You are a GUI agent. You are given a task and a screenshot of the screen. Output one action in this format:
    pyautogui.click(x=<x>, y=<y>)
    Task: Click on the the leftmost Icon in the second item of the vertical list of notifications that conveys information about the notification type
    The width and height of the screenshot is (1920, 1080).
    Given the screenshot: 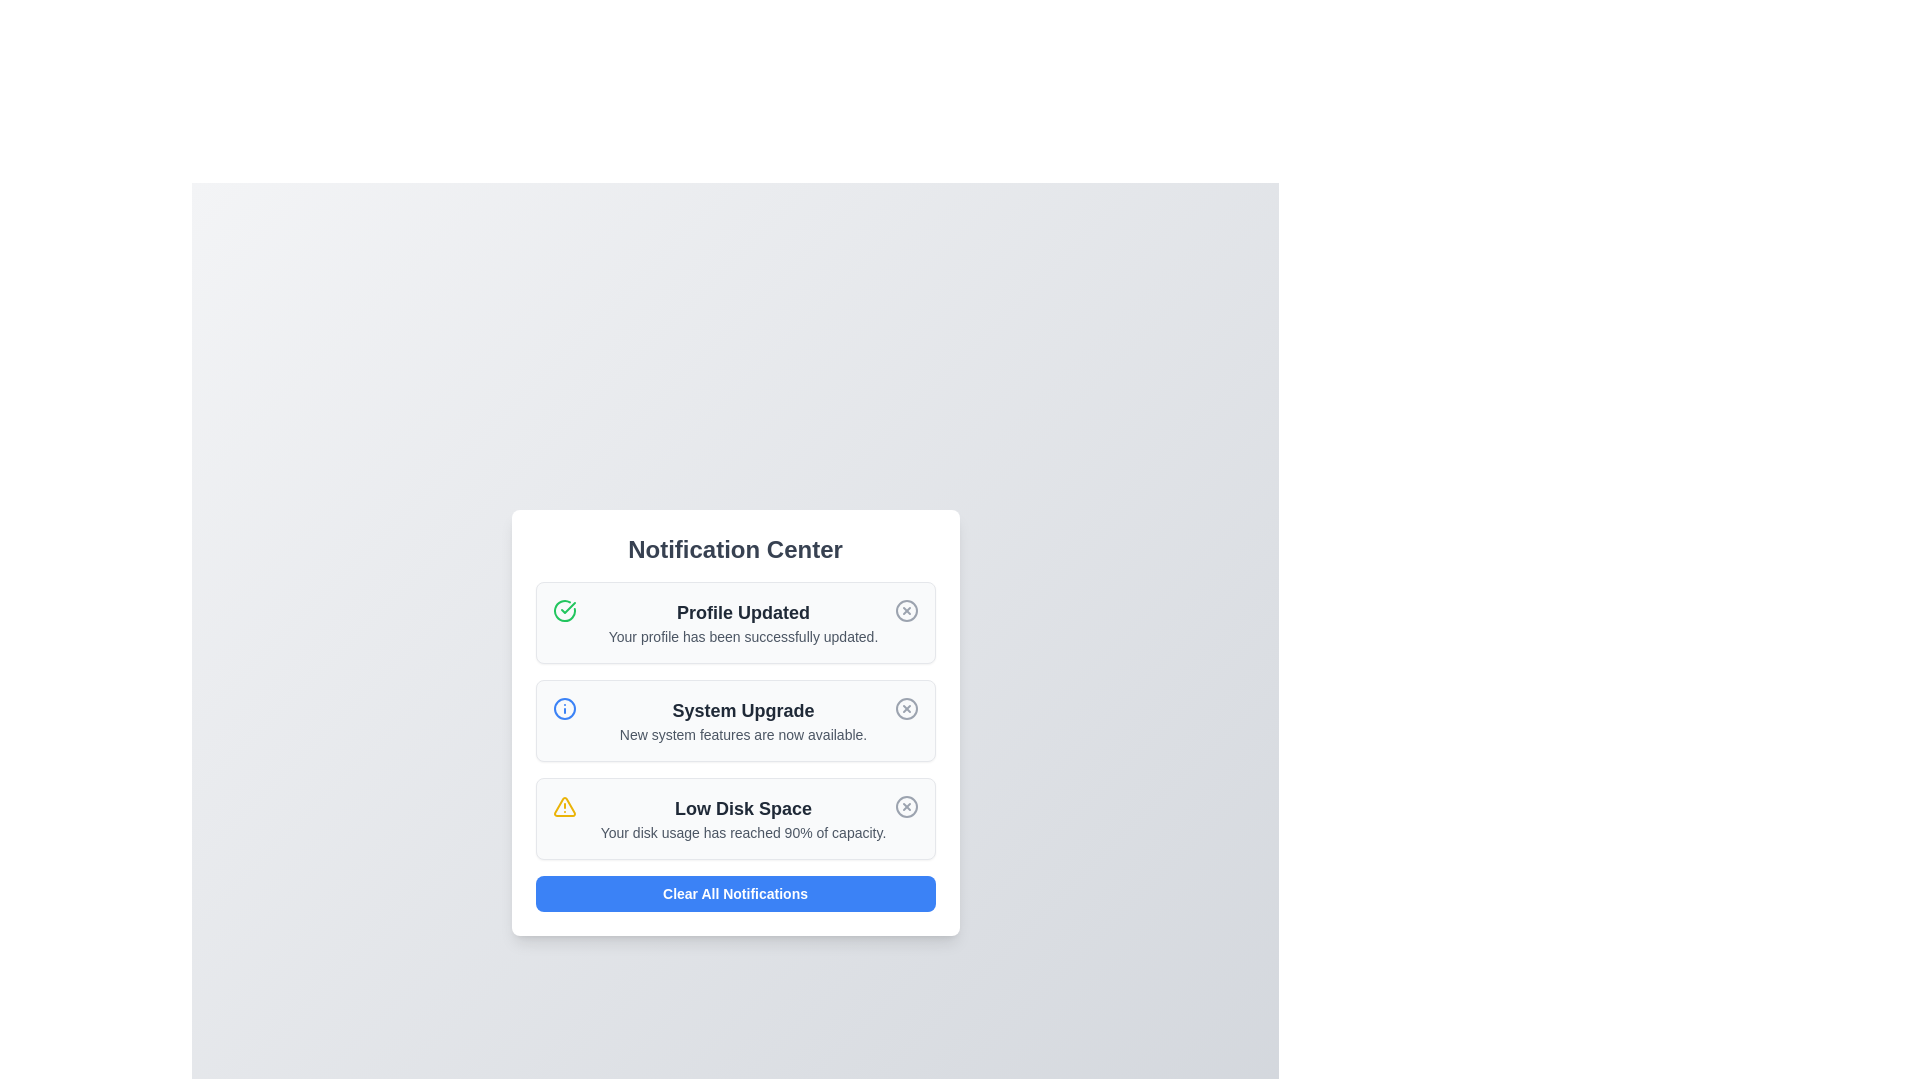 What is the action you would take?
    pyautogui.click(x=563, y=708)
    